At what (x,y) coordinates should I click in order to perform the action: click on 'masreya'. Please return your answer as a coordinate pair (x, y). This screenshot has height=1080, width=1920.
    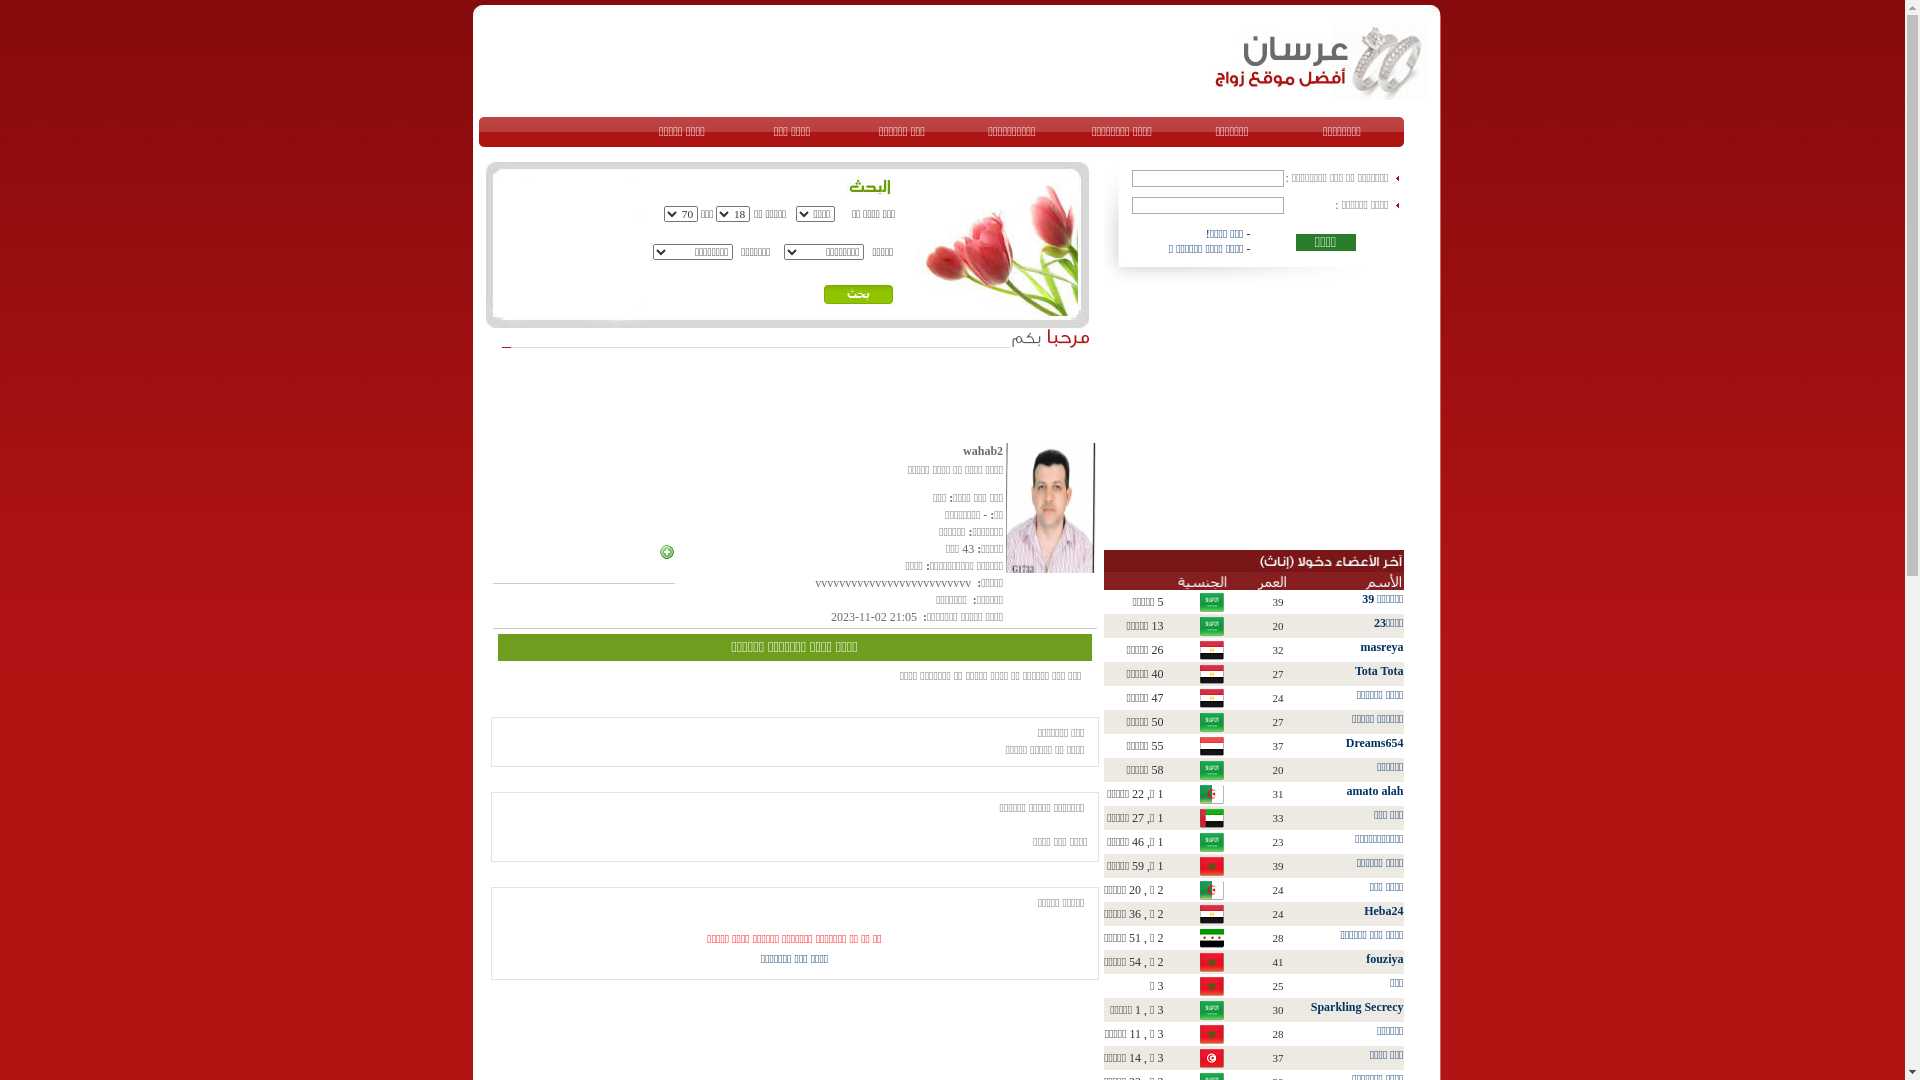
    Looking at the image, I should click on (1359, 647).